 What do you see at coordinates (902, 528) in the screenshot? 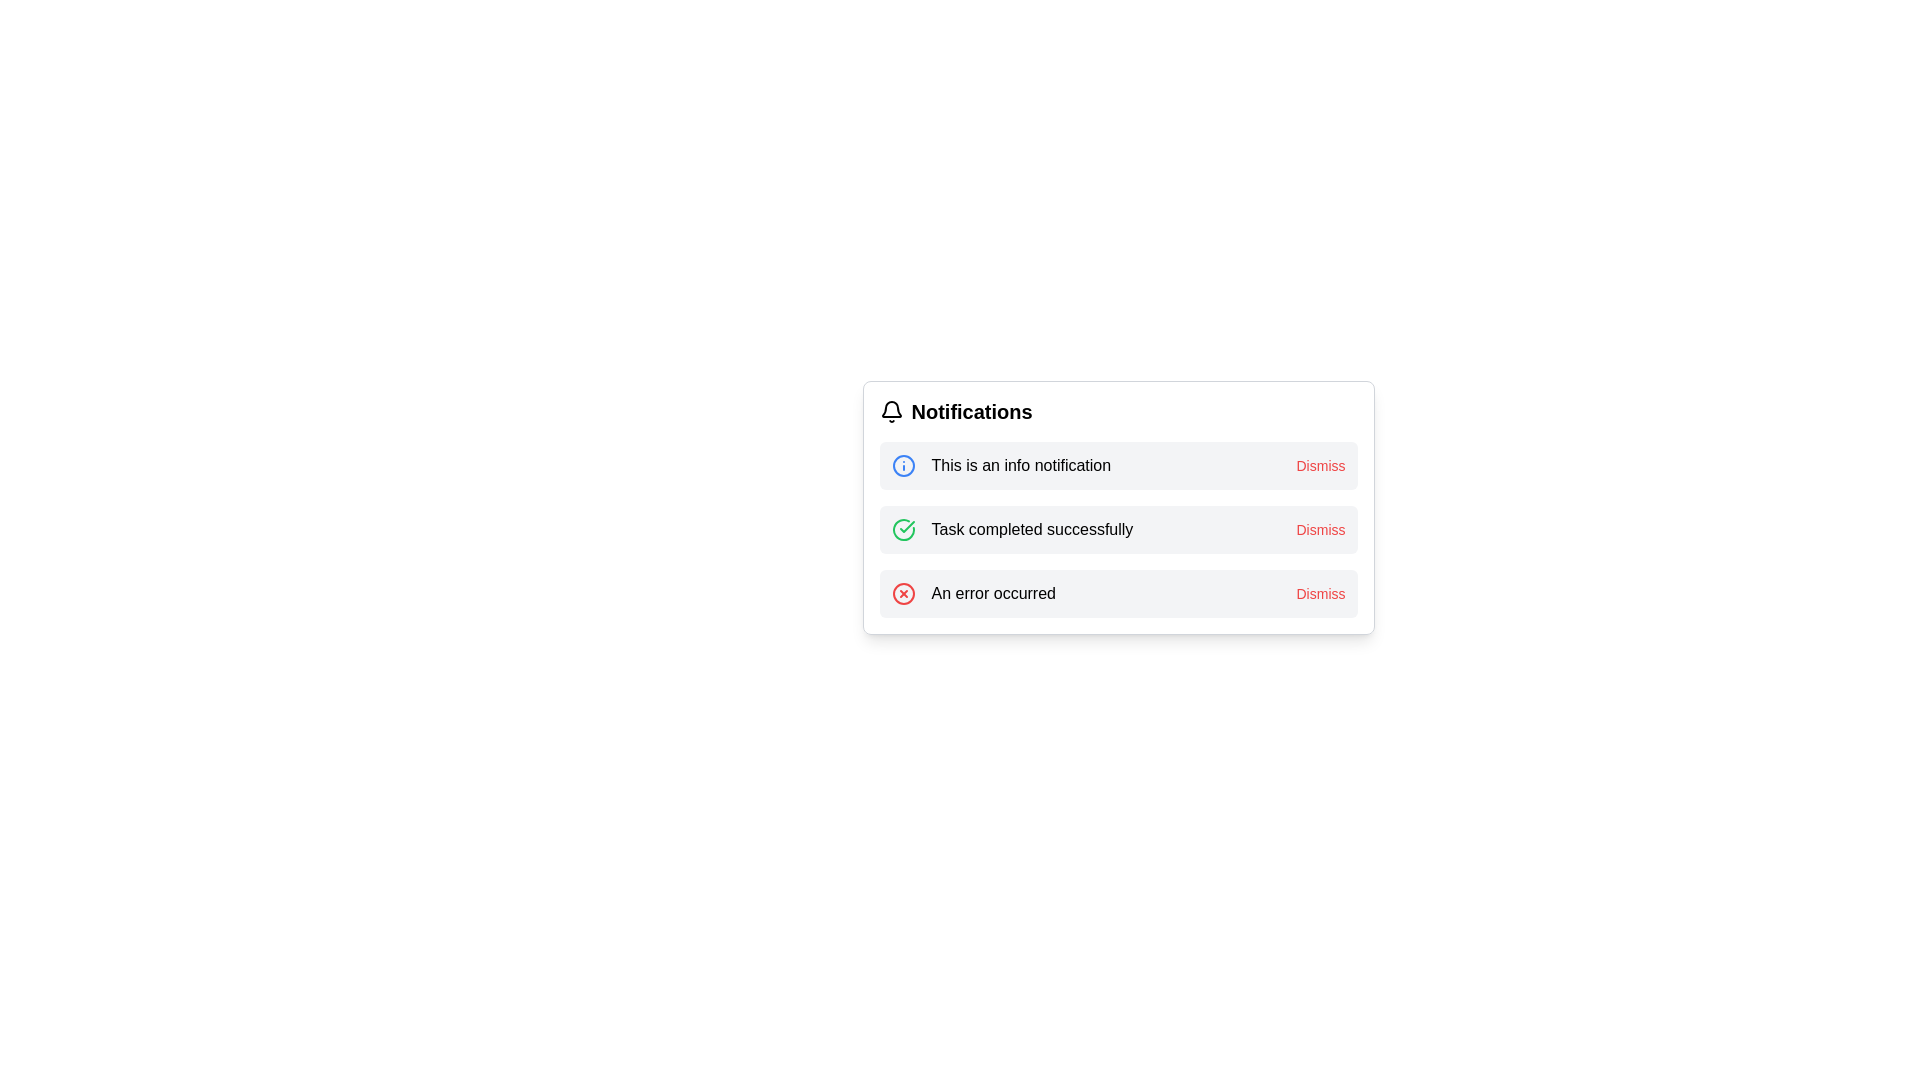
I see `the checkmark icon that indicates successful task completion, which is located at the start of the second notification row in the list` at bounding box center [902, 528].